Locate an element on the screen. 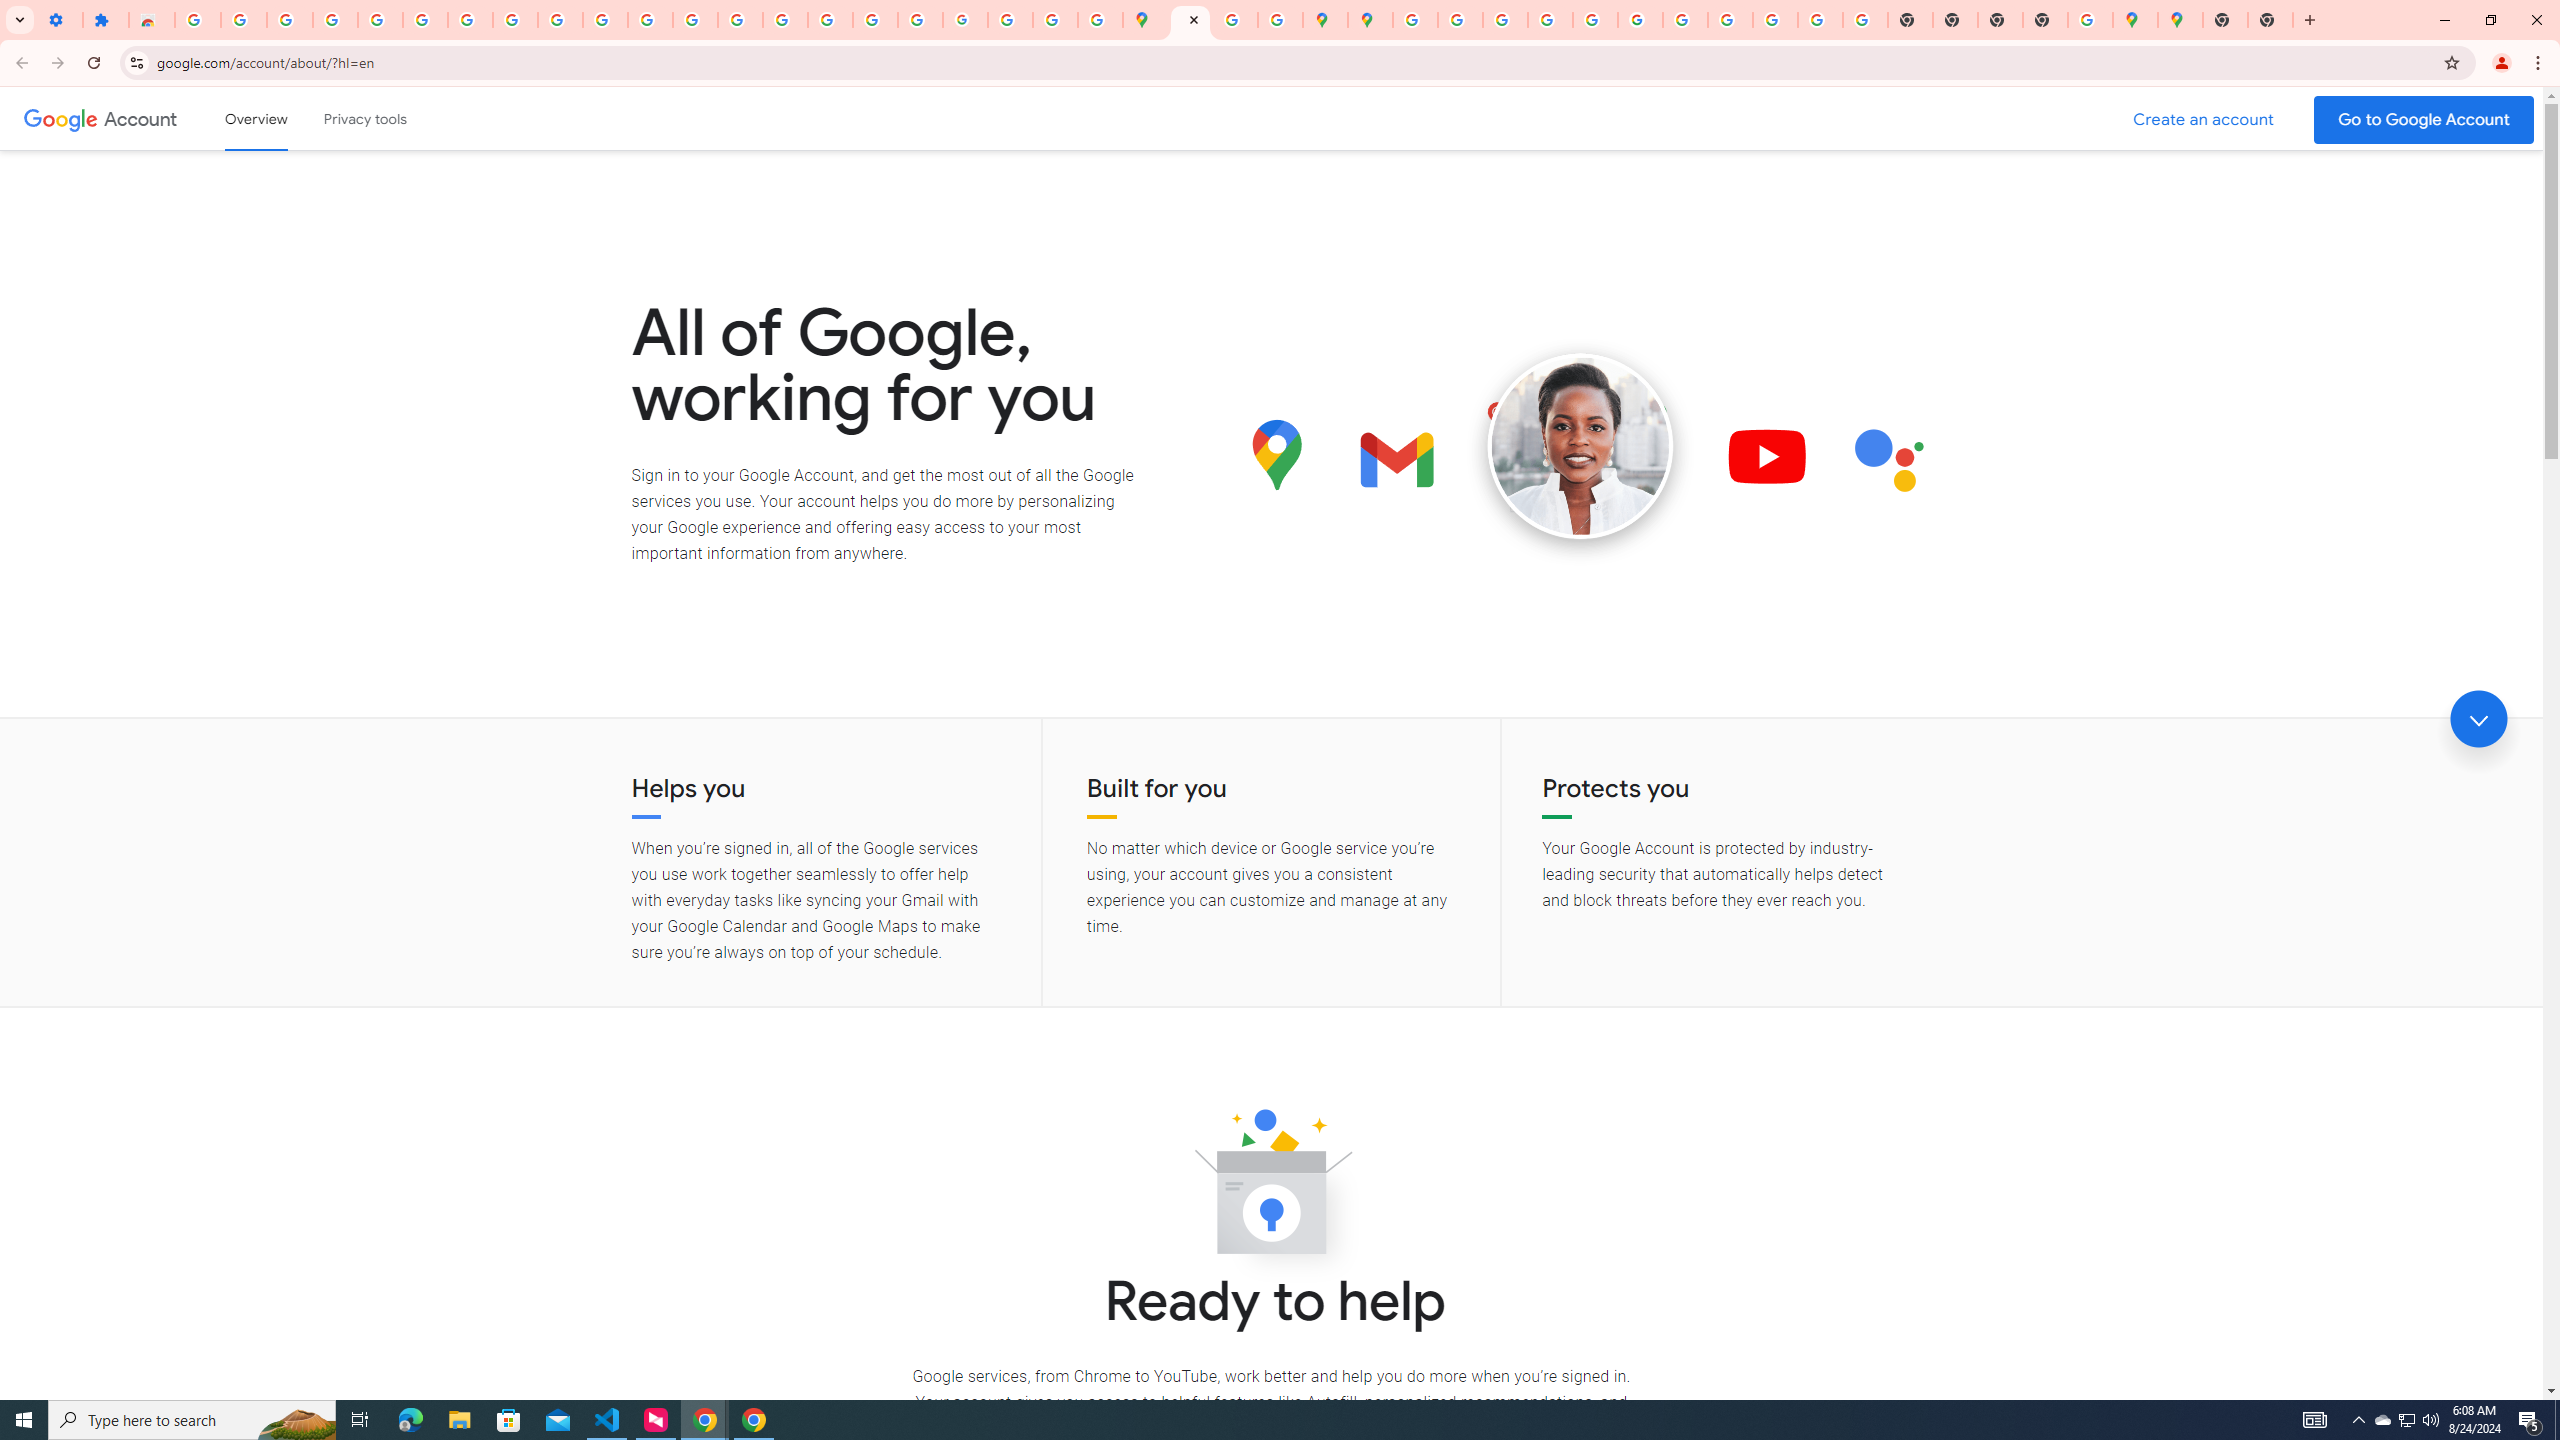  'Privacy Help Center - Policies Help' is located at coordinates (1549, 19).